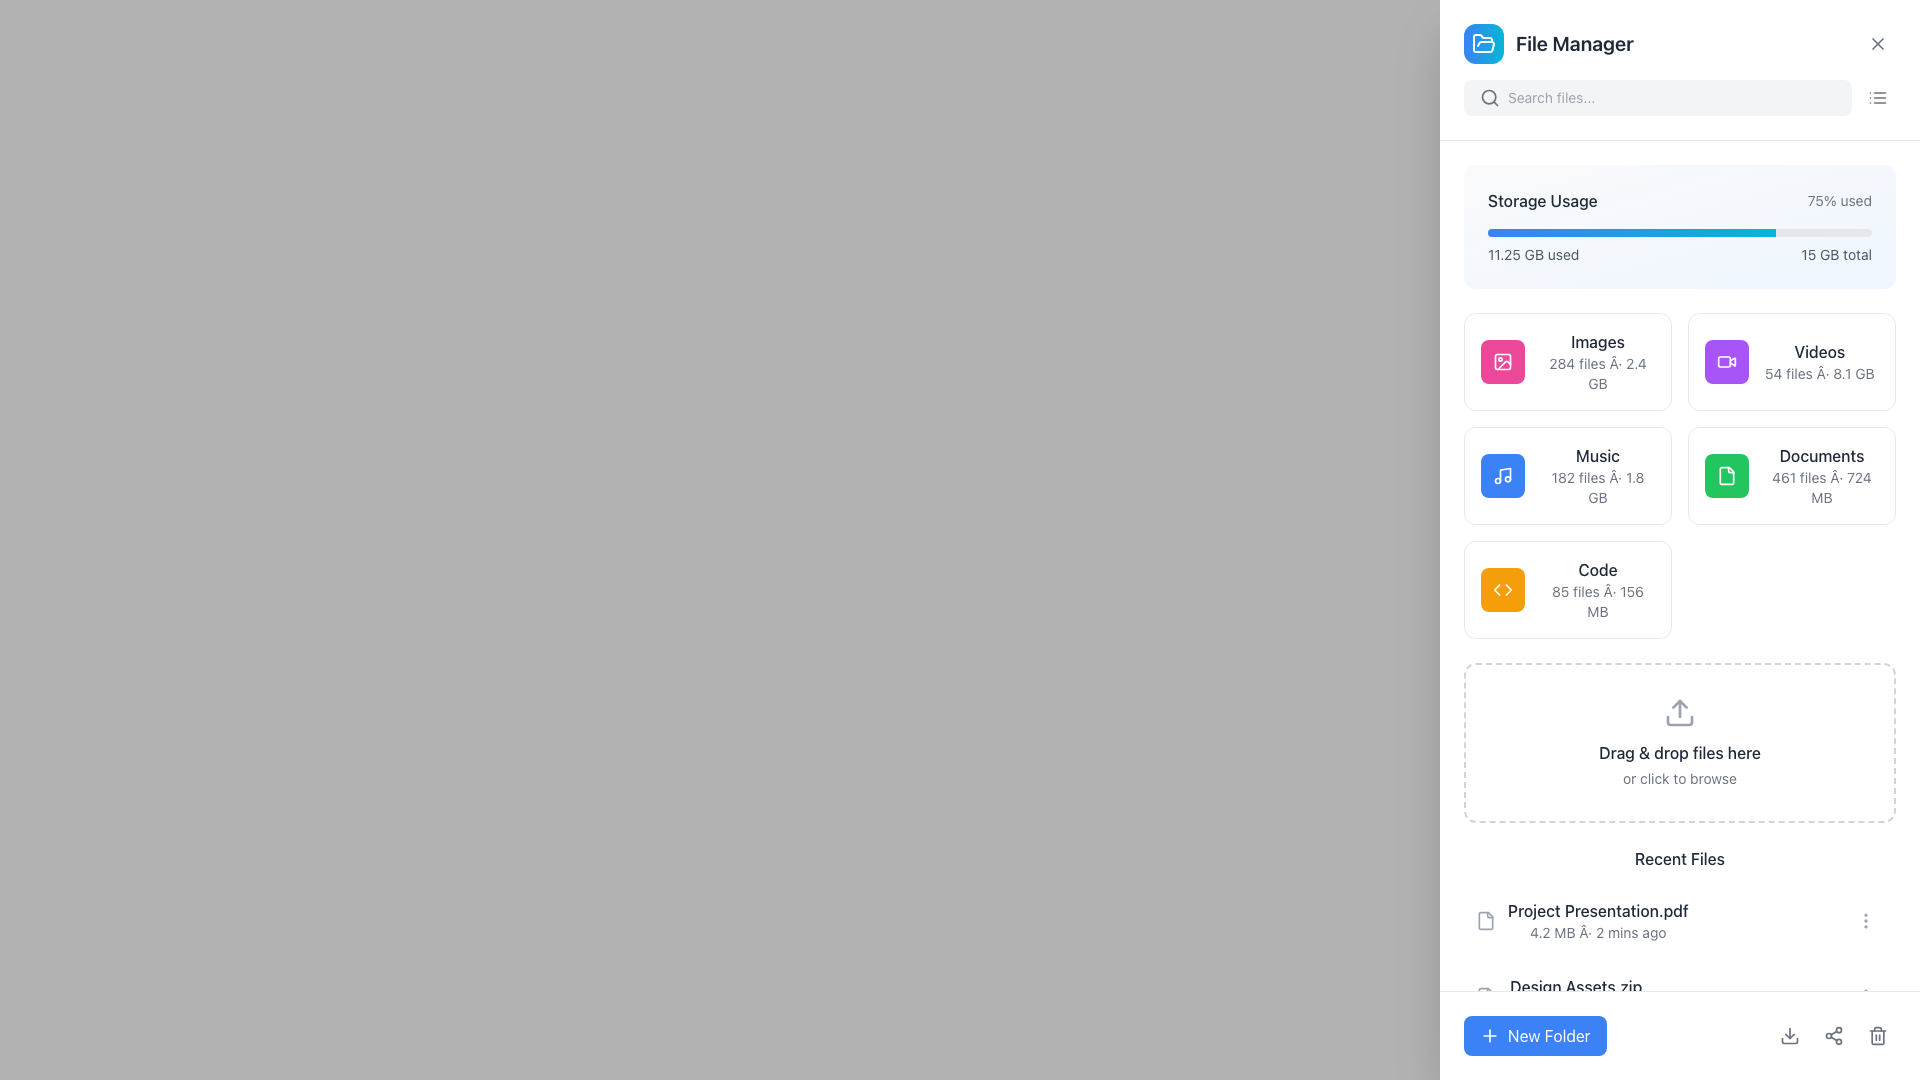 This screenshot has width=1920, height=1080. What do you see at coordinates (1833, 1035) in the screenshot?
I see `the circular share icon, which is the second icon from the left in a horizontal row at the bottom-right corner of the application interface` at bounding box center [1833, 1035].